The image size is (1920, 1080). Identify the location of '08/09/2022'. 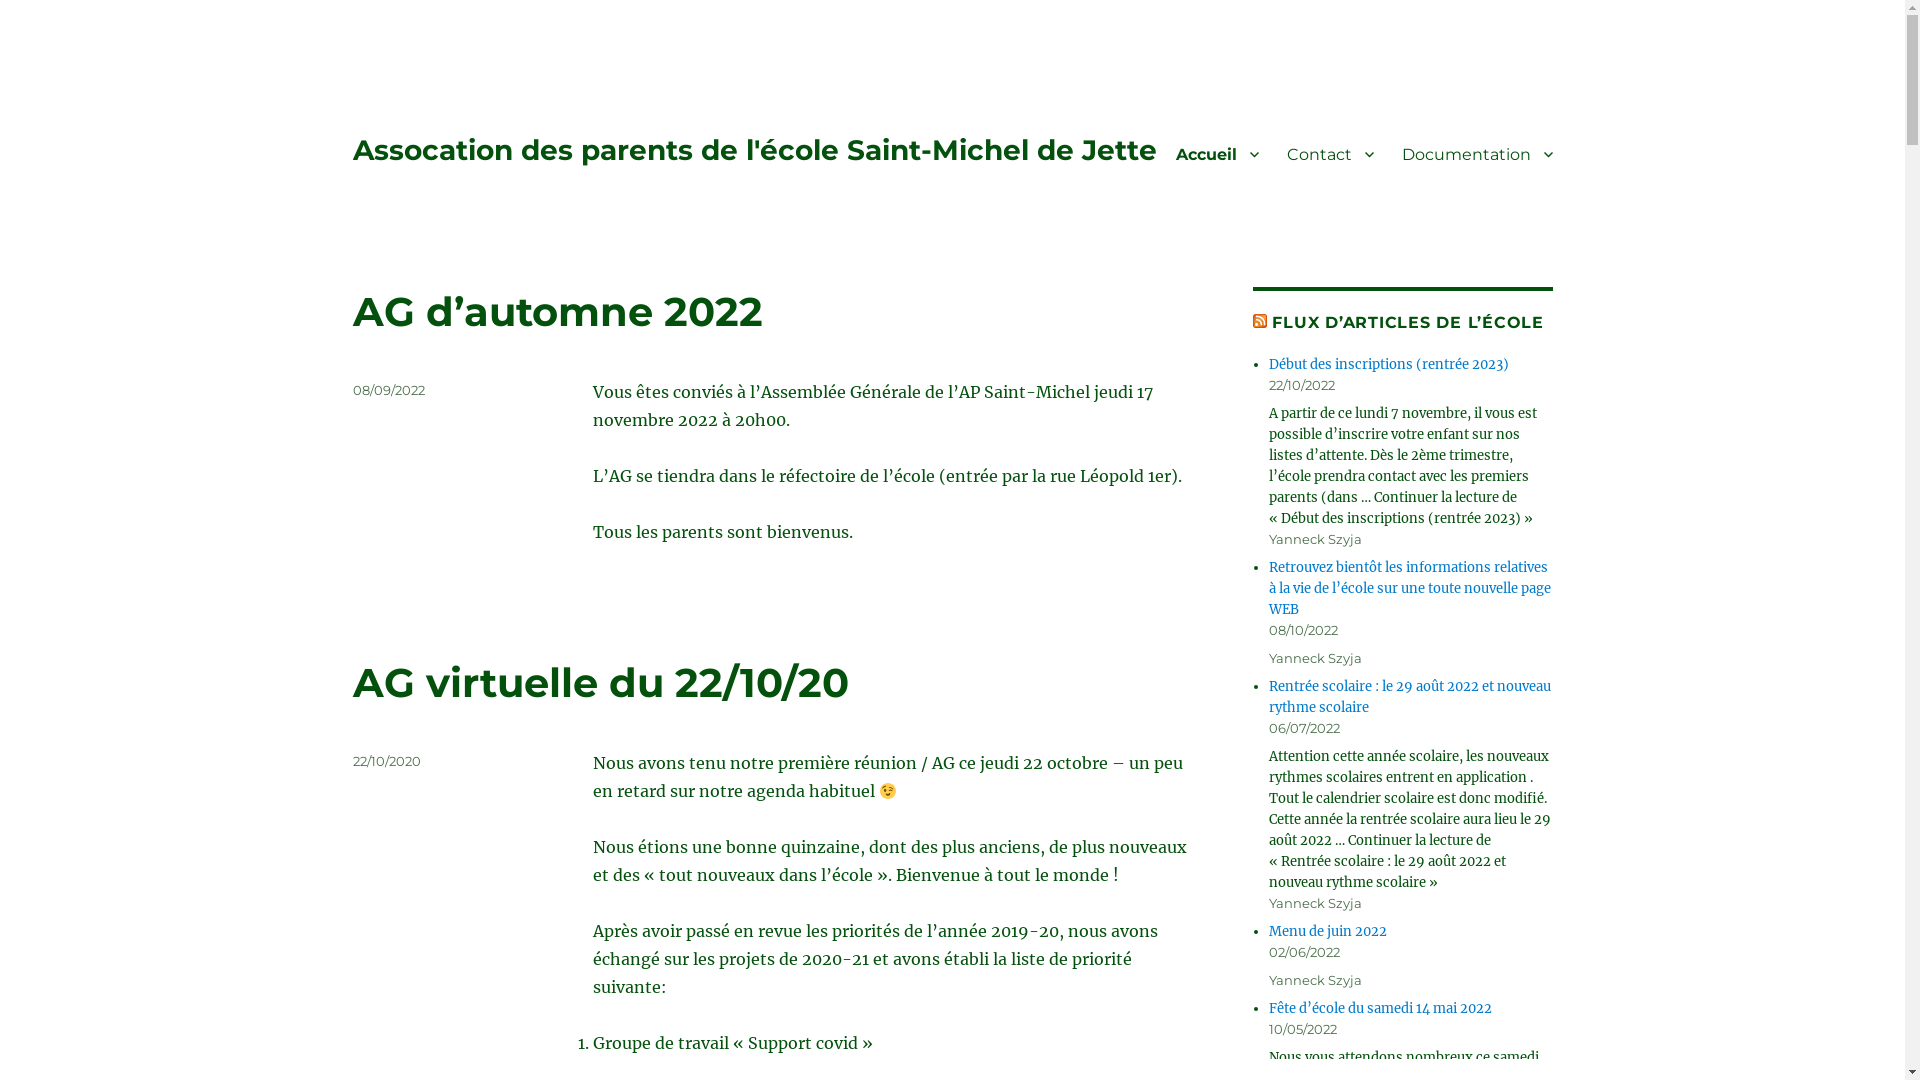
(388, 389).